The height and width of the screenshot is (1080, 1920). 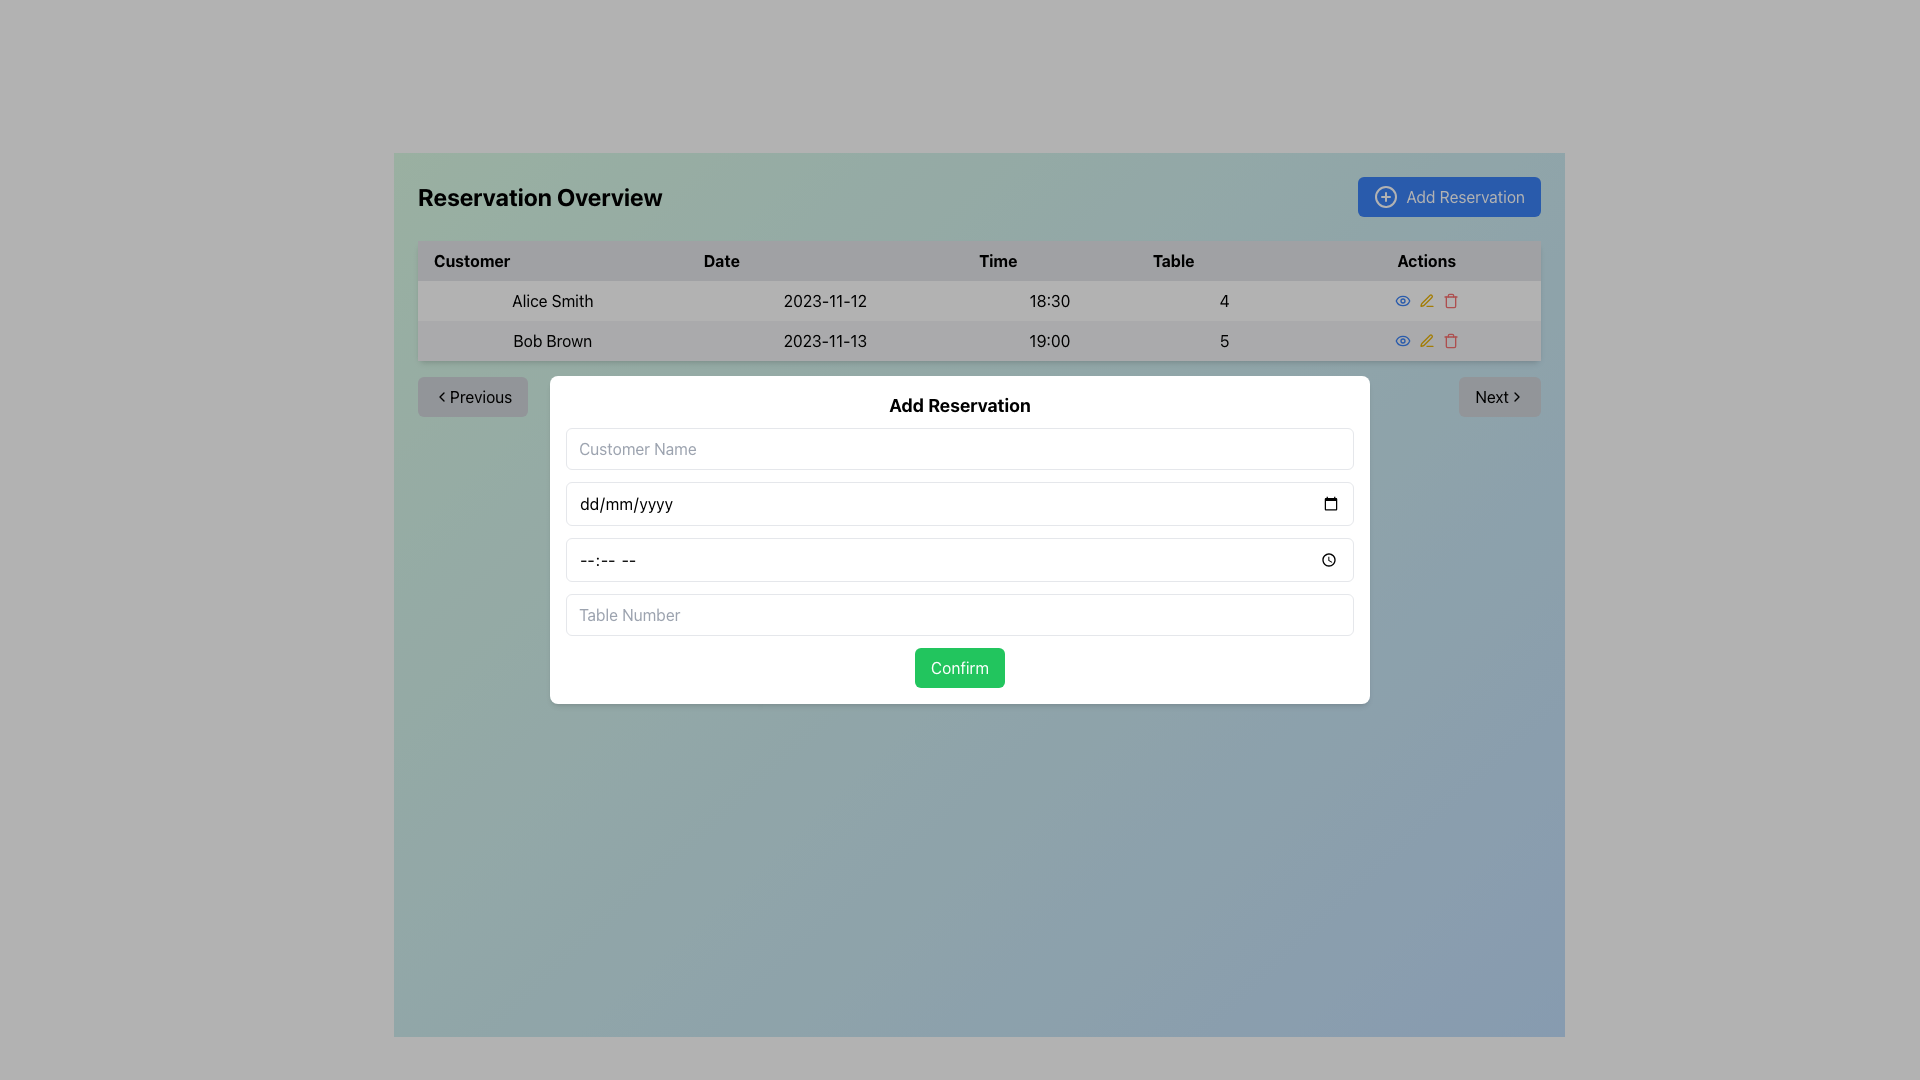 What do you see at coordinates (1516, 397) in the screenshot?
I see `the forward icon located inside the 'Next' button in the lower right section of the interface, which indicates a next action` at bounding box center [1516, 397].